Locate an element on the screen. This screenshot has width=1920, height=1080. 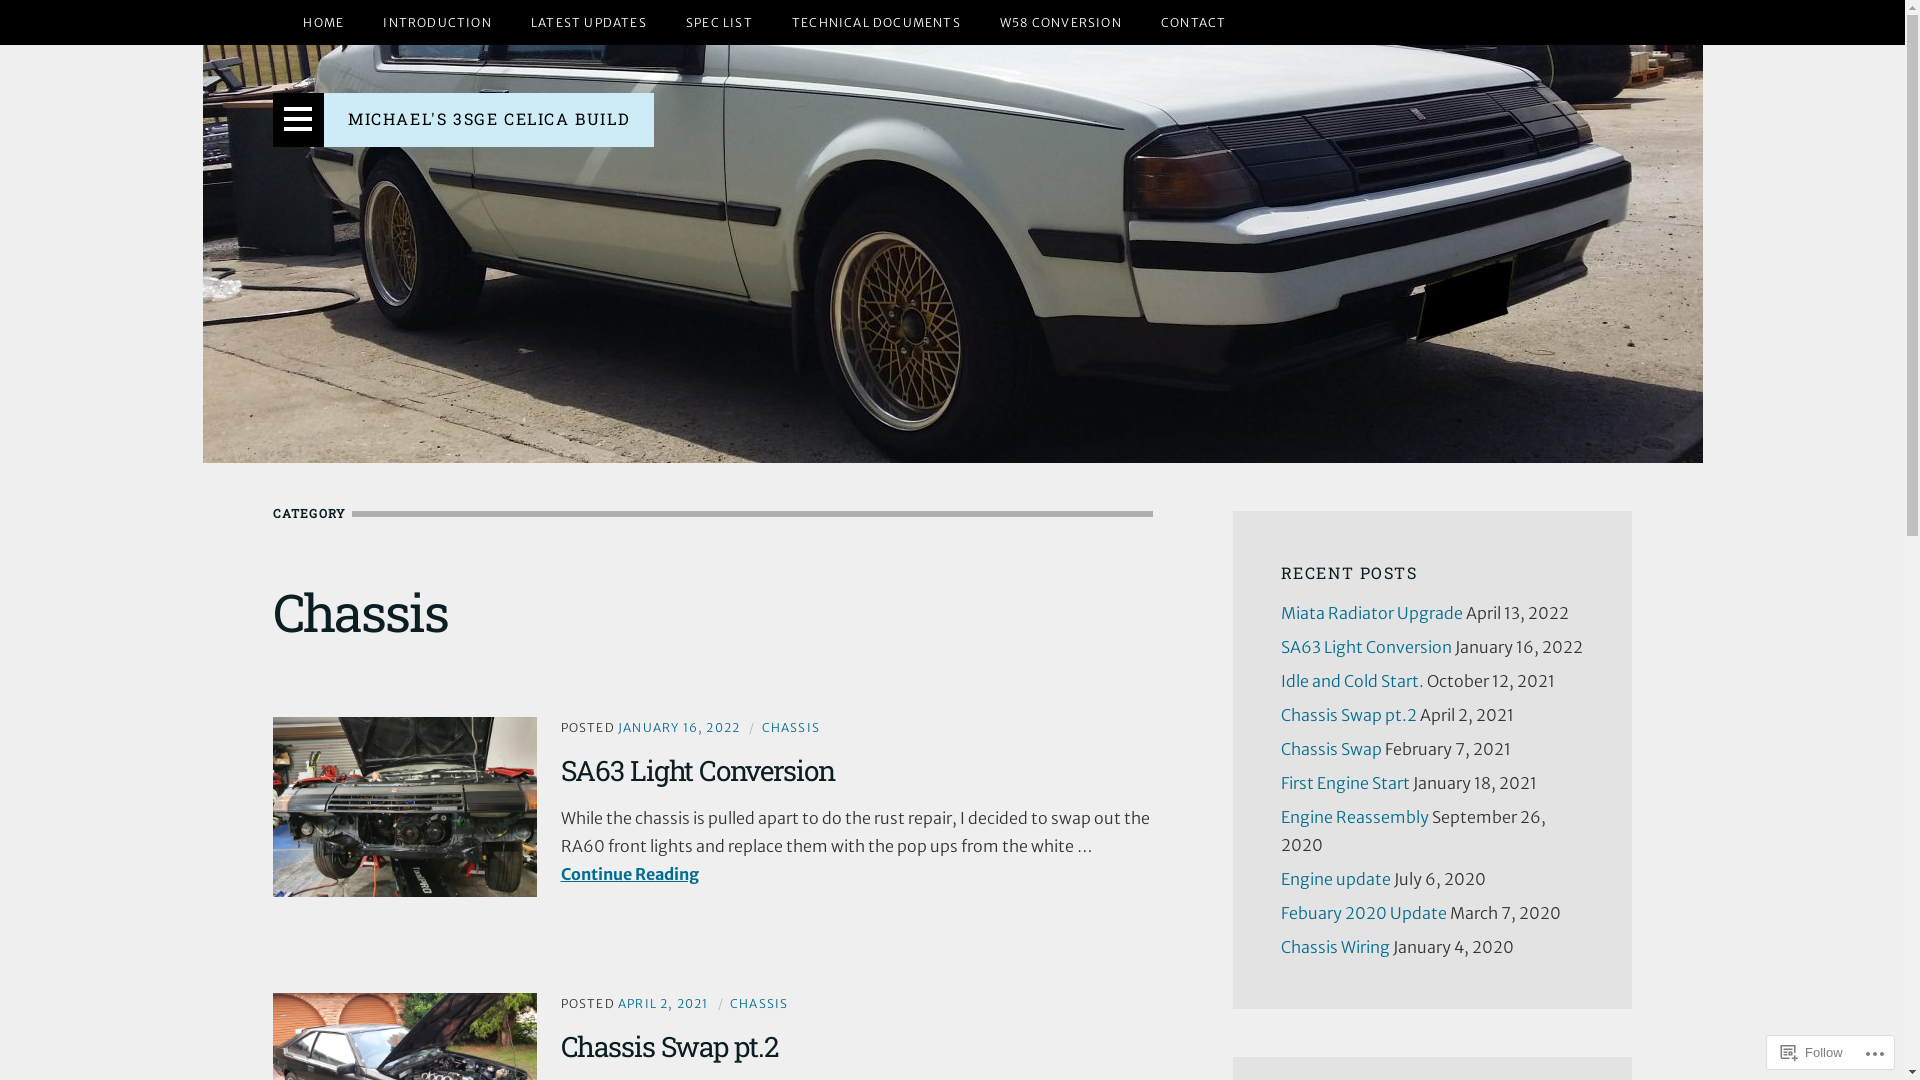
'Engine Reassembly' is located at coordinates (1280, 817).